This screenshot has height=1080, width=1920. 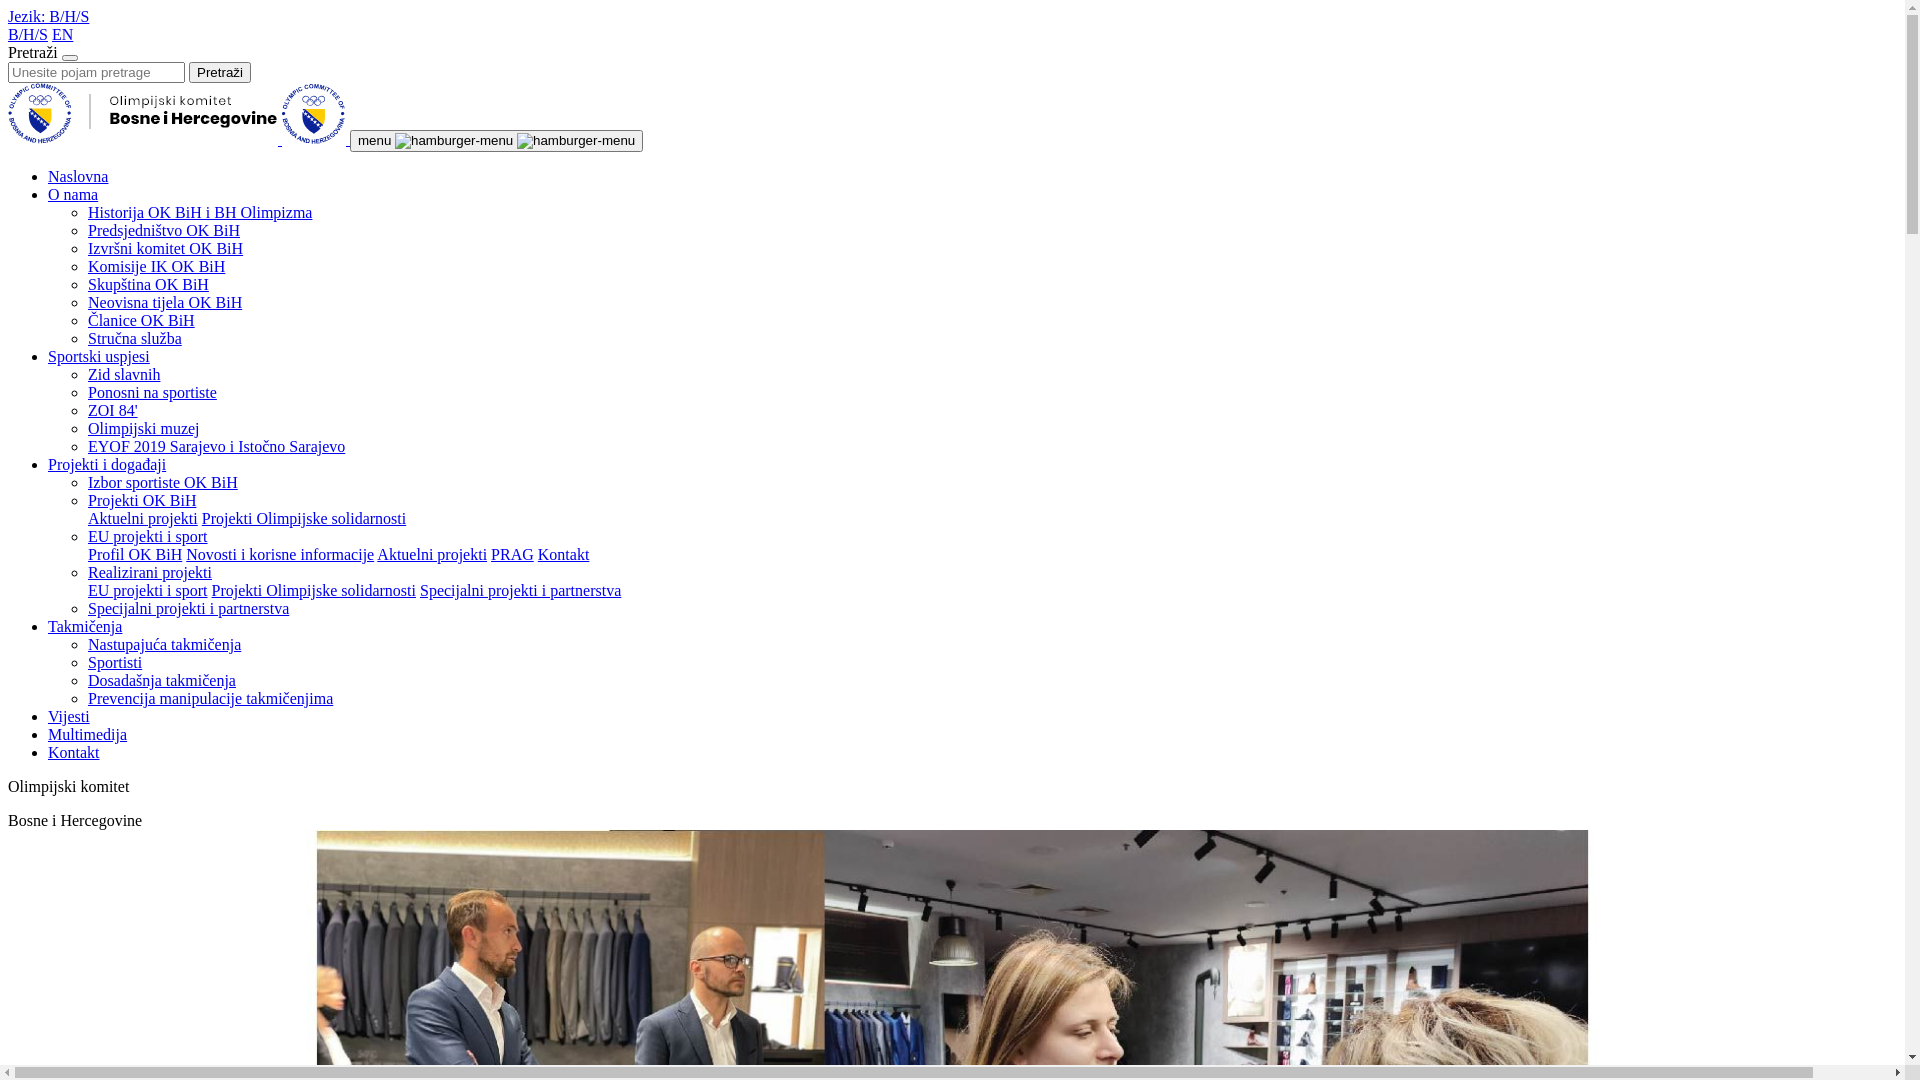 I want to click on 'Olimpijski muzej', so click(x=143, y=427).